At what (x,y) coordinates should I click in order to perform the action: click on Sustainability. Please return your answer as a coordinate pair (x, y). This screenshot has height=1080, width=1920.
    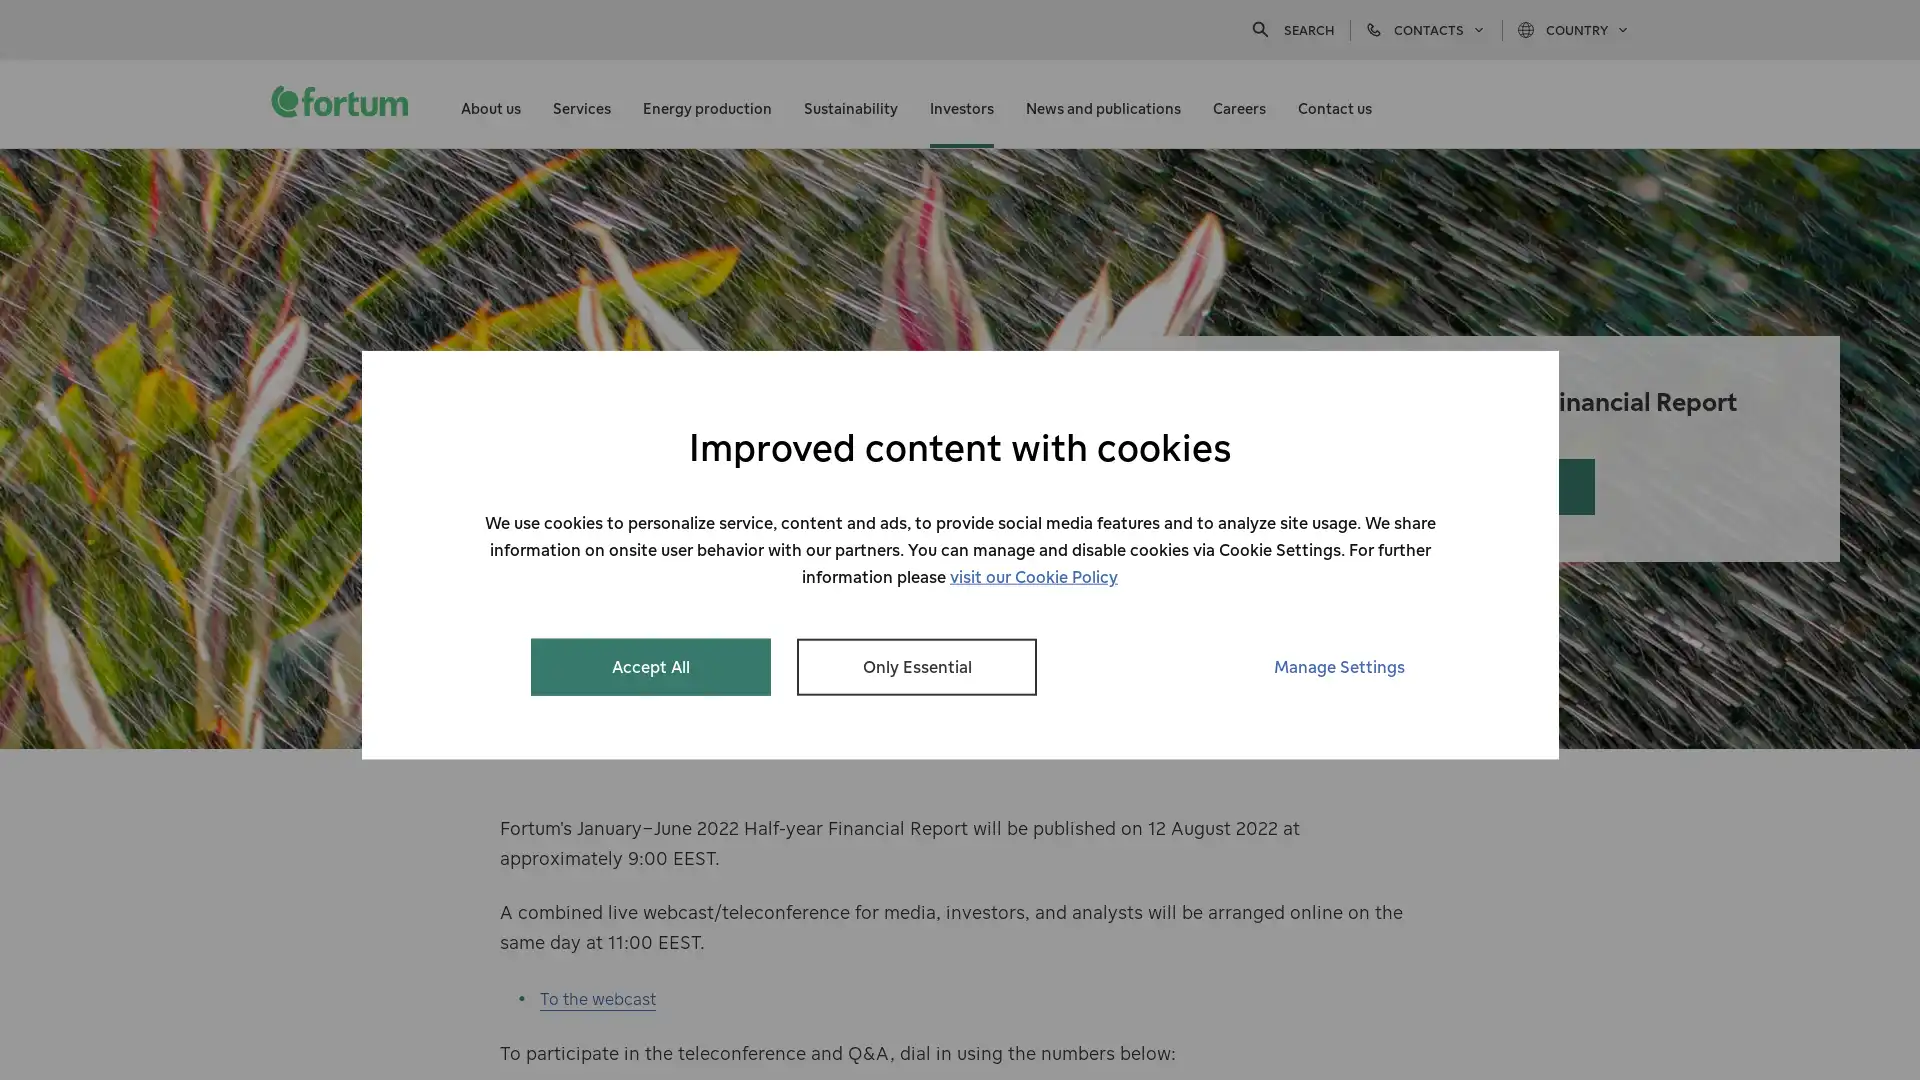
    Looking at the image, I should click on (850, 104).